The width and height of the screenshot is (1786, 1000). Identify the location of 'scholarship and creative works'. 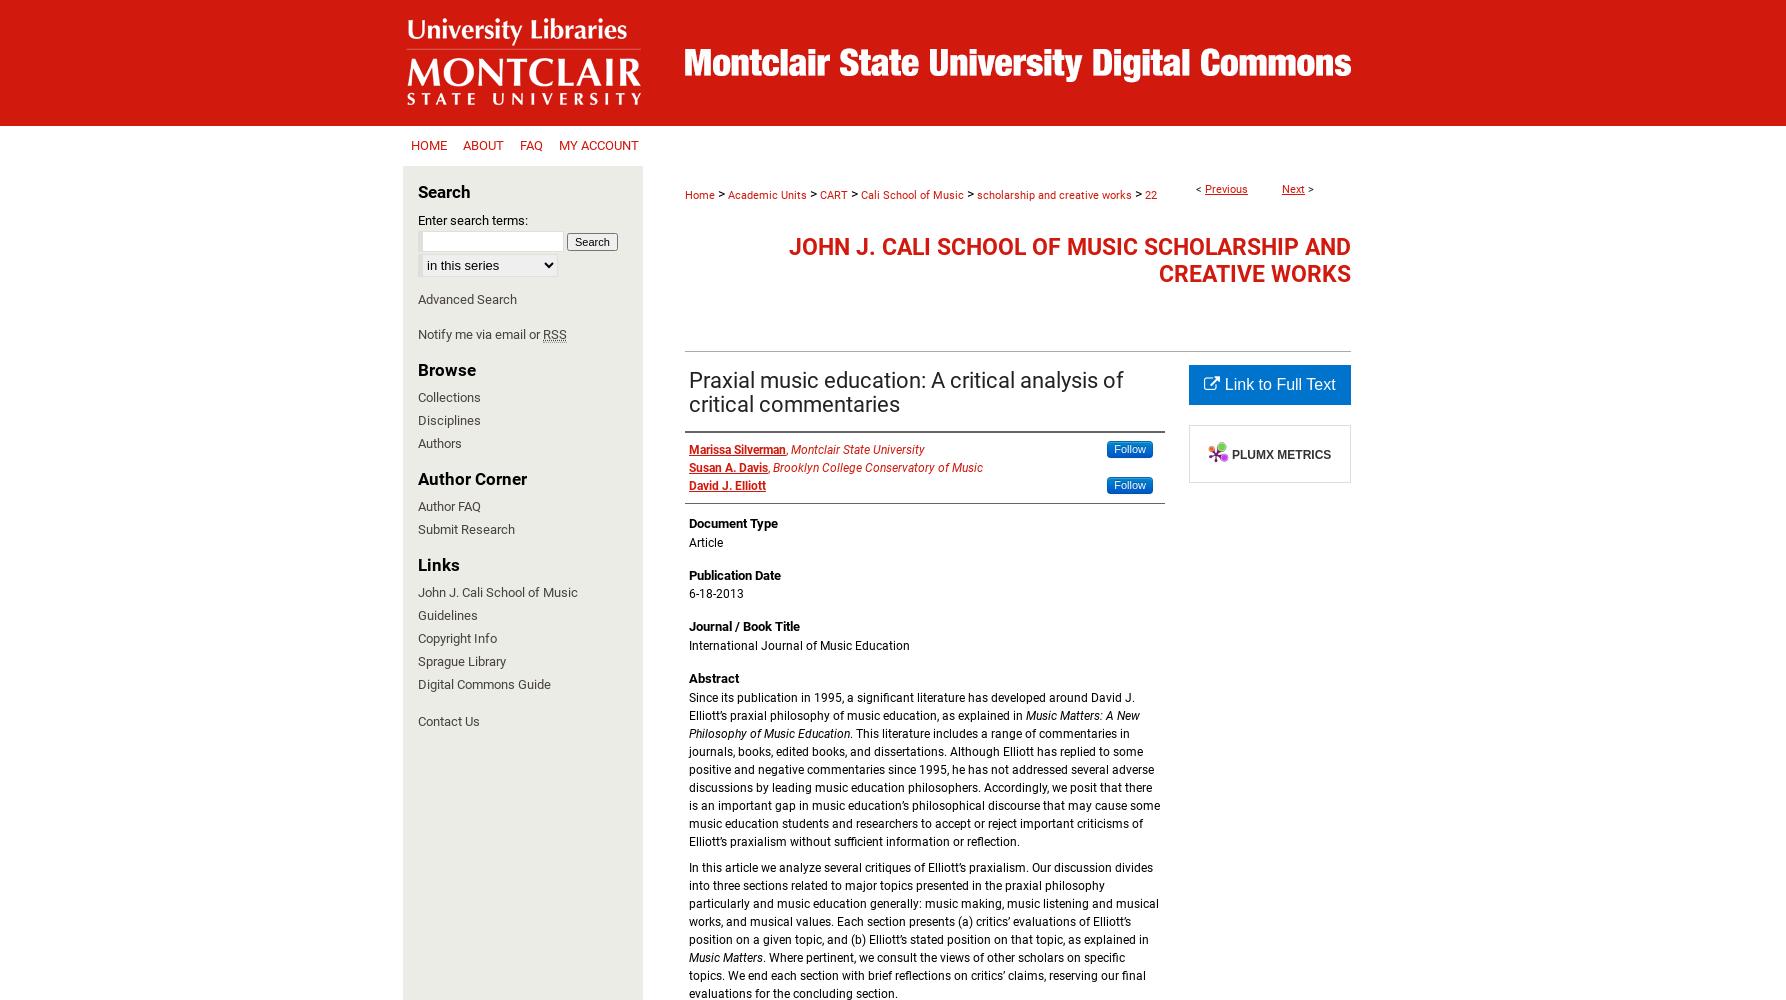
(976, 194).